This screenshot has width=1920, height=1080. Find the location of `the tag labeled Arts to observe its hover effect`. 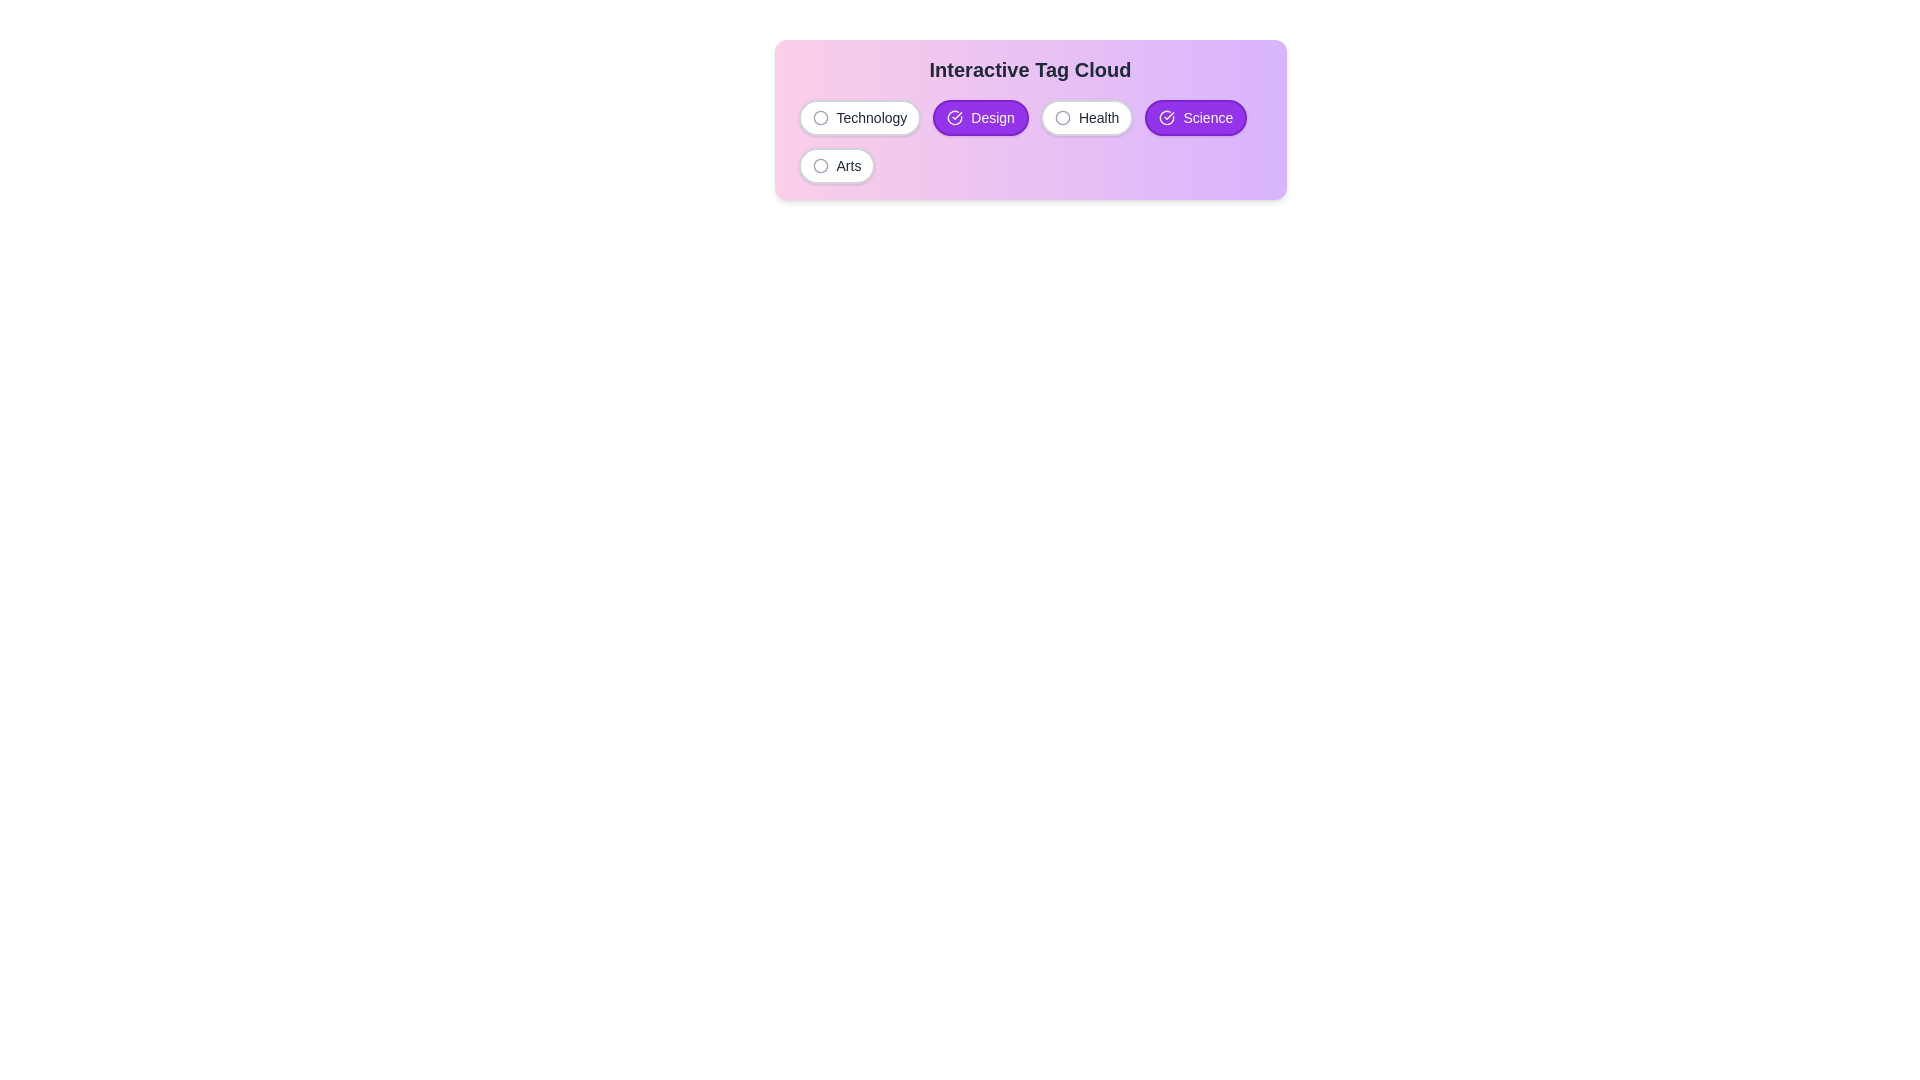

the tag labeled Arts to observe its hover effect is located at coordinates (836, 164).